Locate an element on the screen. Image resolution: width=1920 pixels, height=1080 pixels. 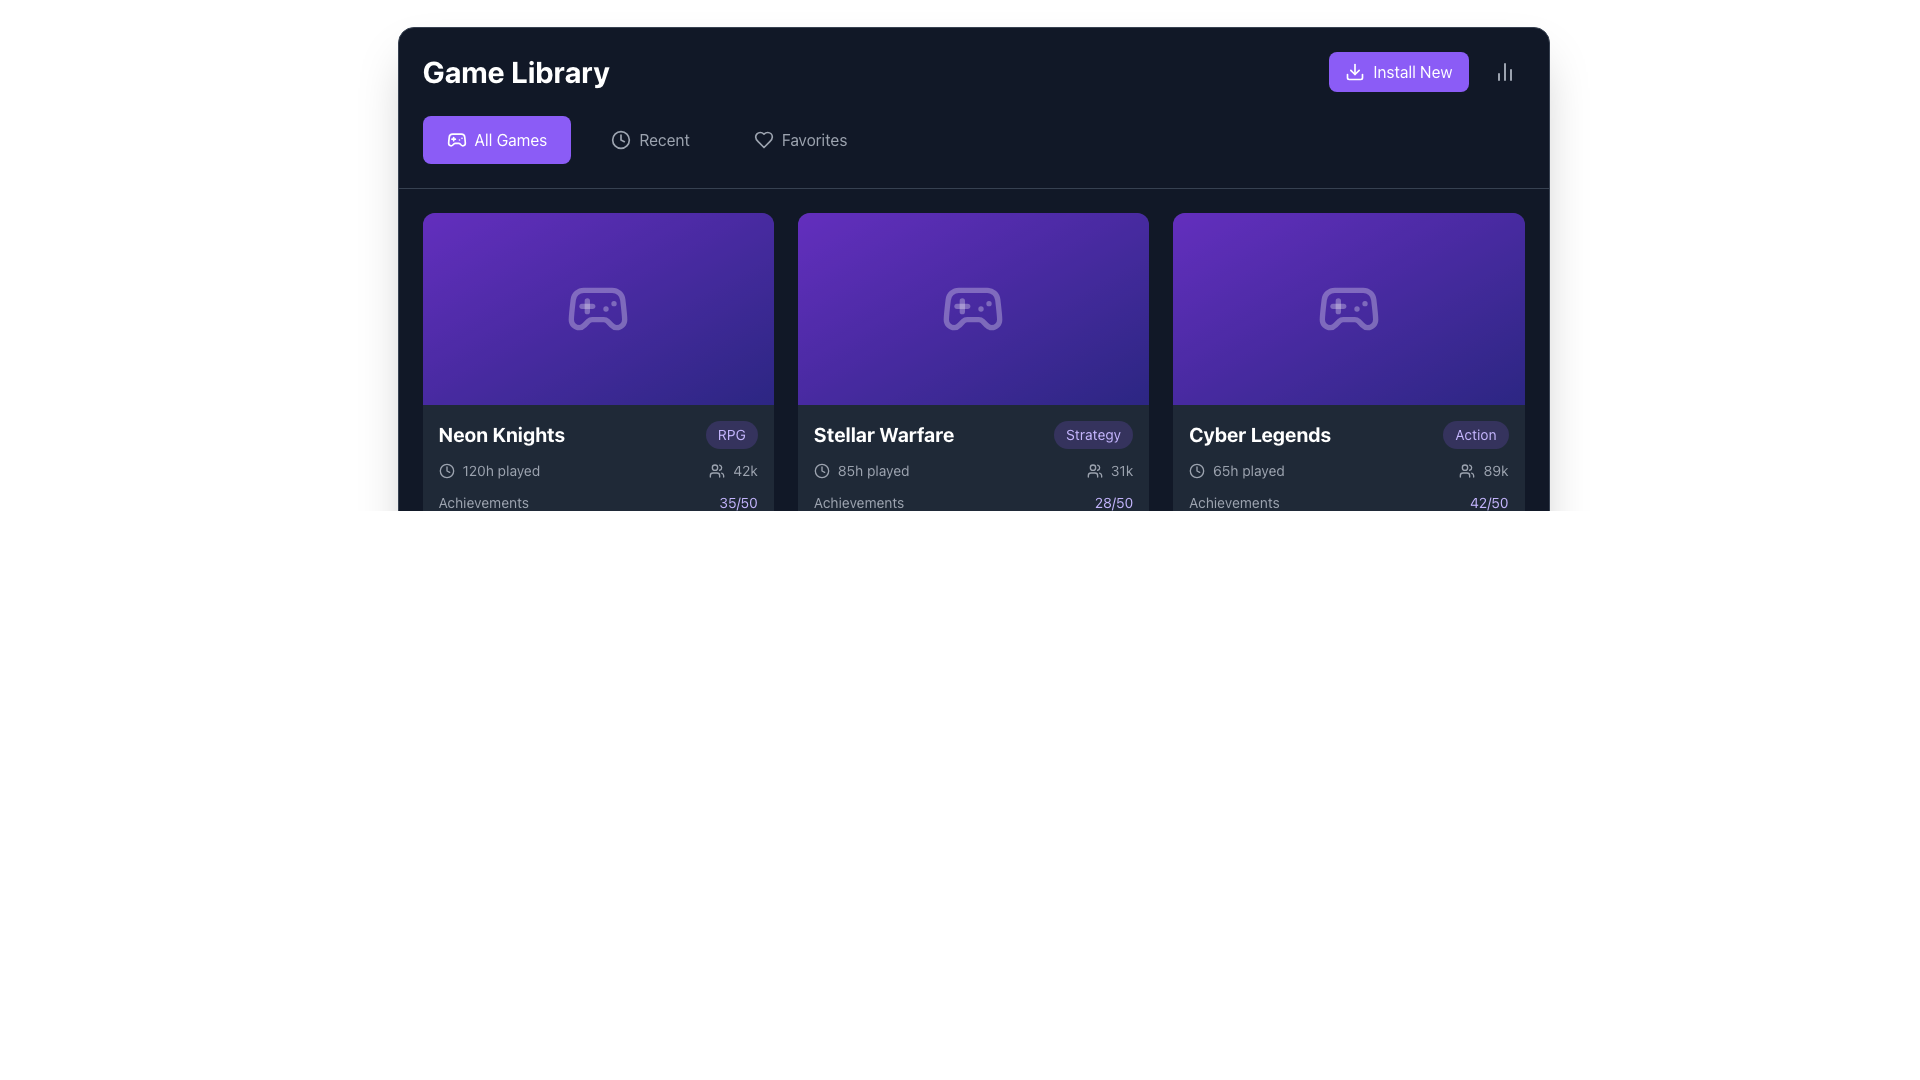
the game controller icon displayed on a purple background in the second card labeled 'Stellar Warfare' is located at coordinates (973, 308).